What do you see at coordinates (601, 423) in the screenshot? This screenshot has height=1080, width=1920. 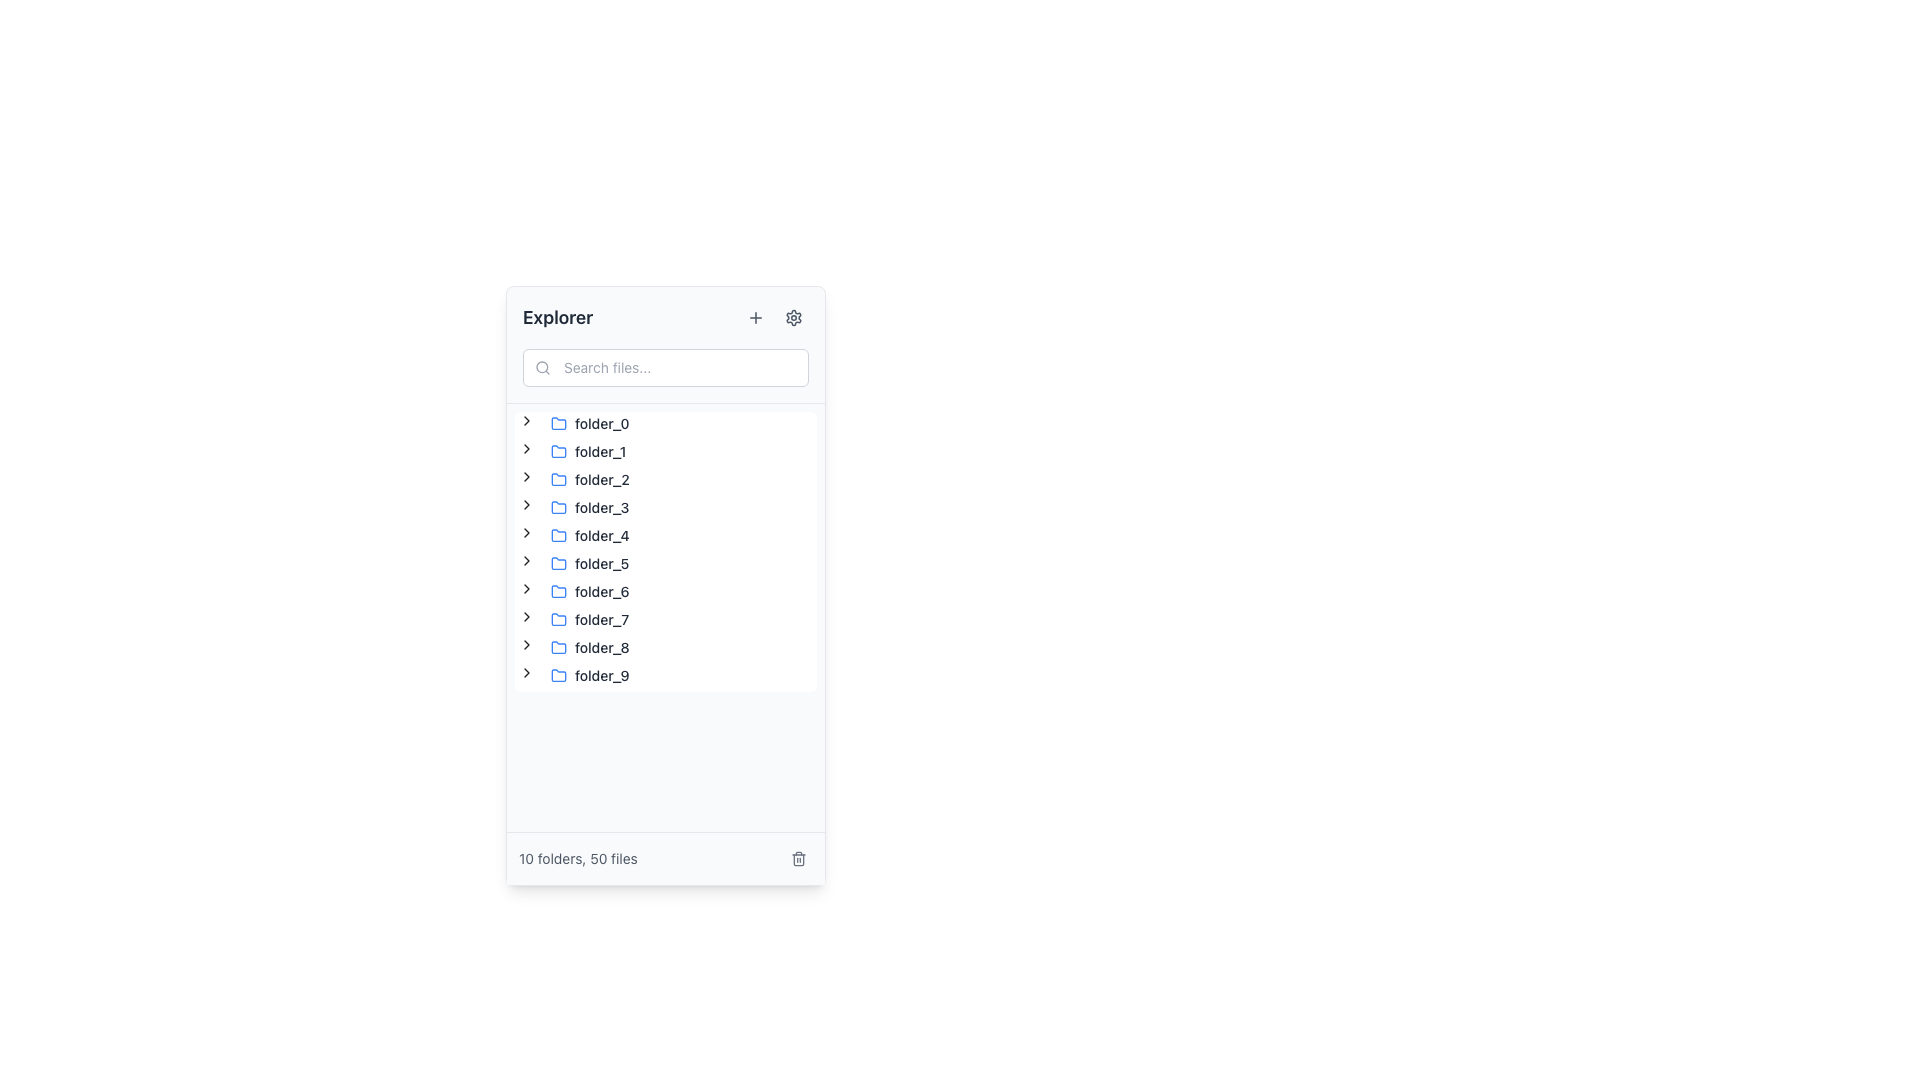 I see `the text label 'folder_0'` at bounding box center [601, 423].